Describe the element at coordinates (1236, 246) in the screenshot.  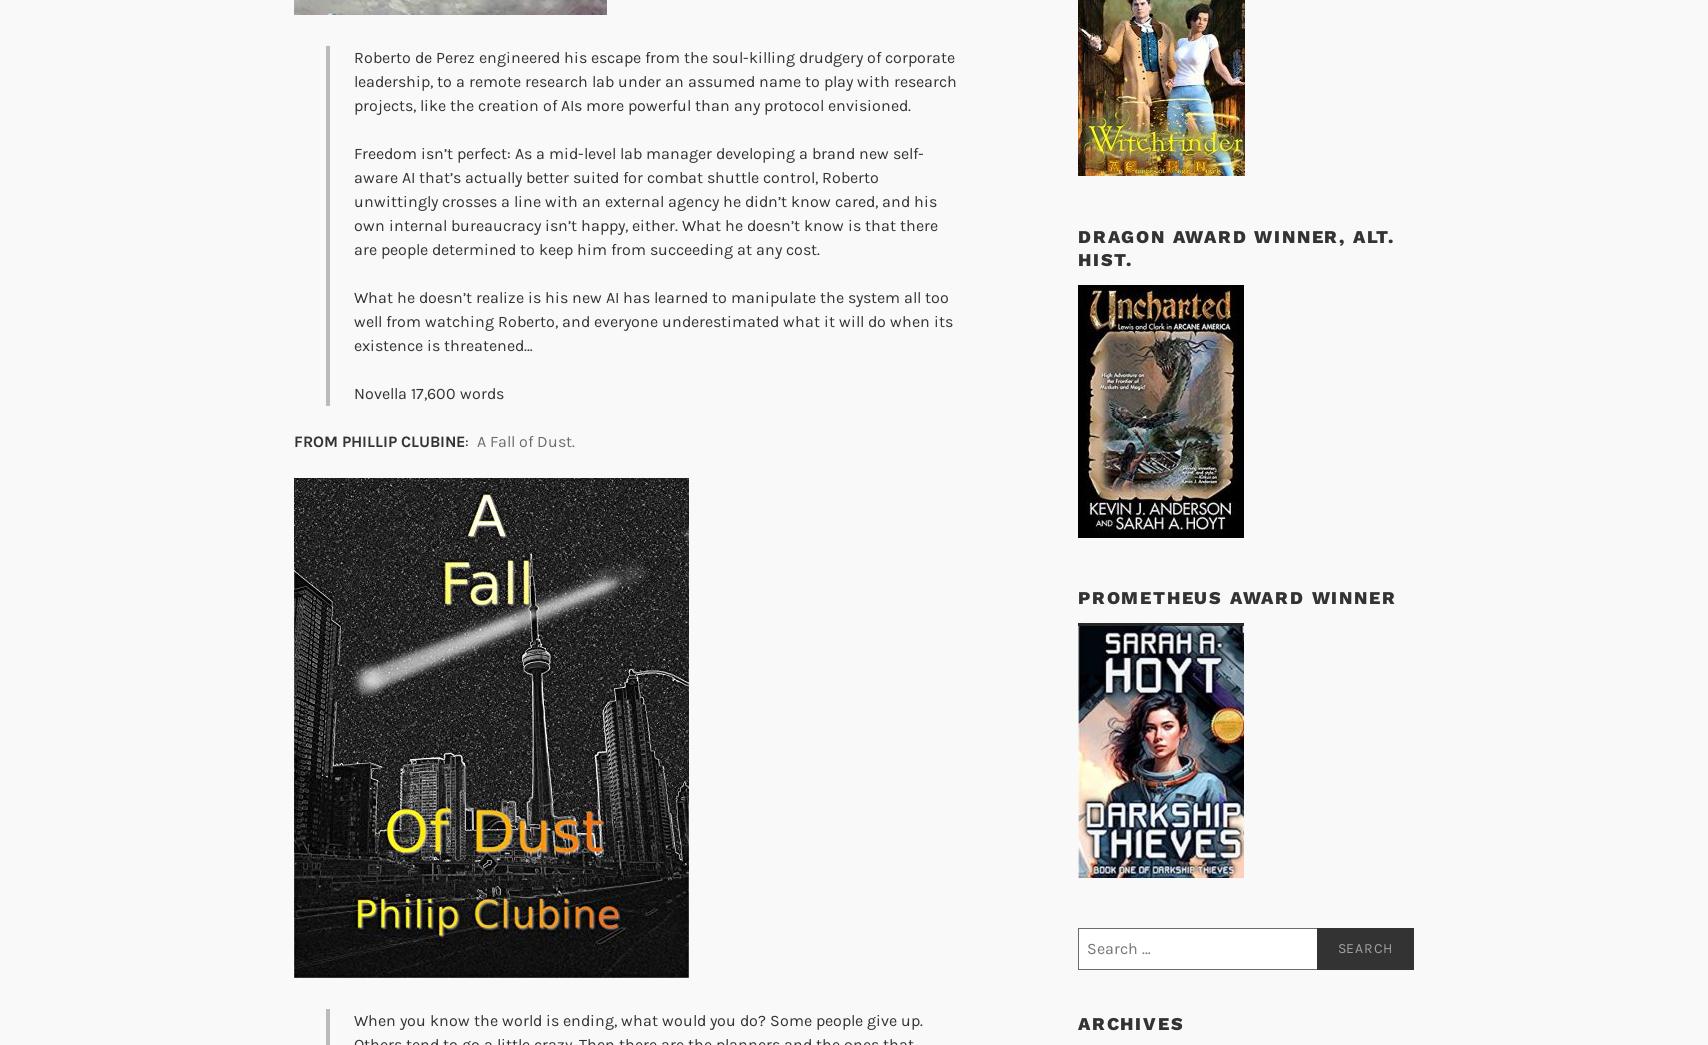
I see `'Dragon Award Winner, Alt. Hist.'` at that location.